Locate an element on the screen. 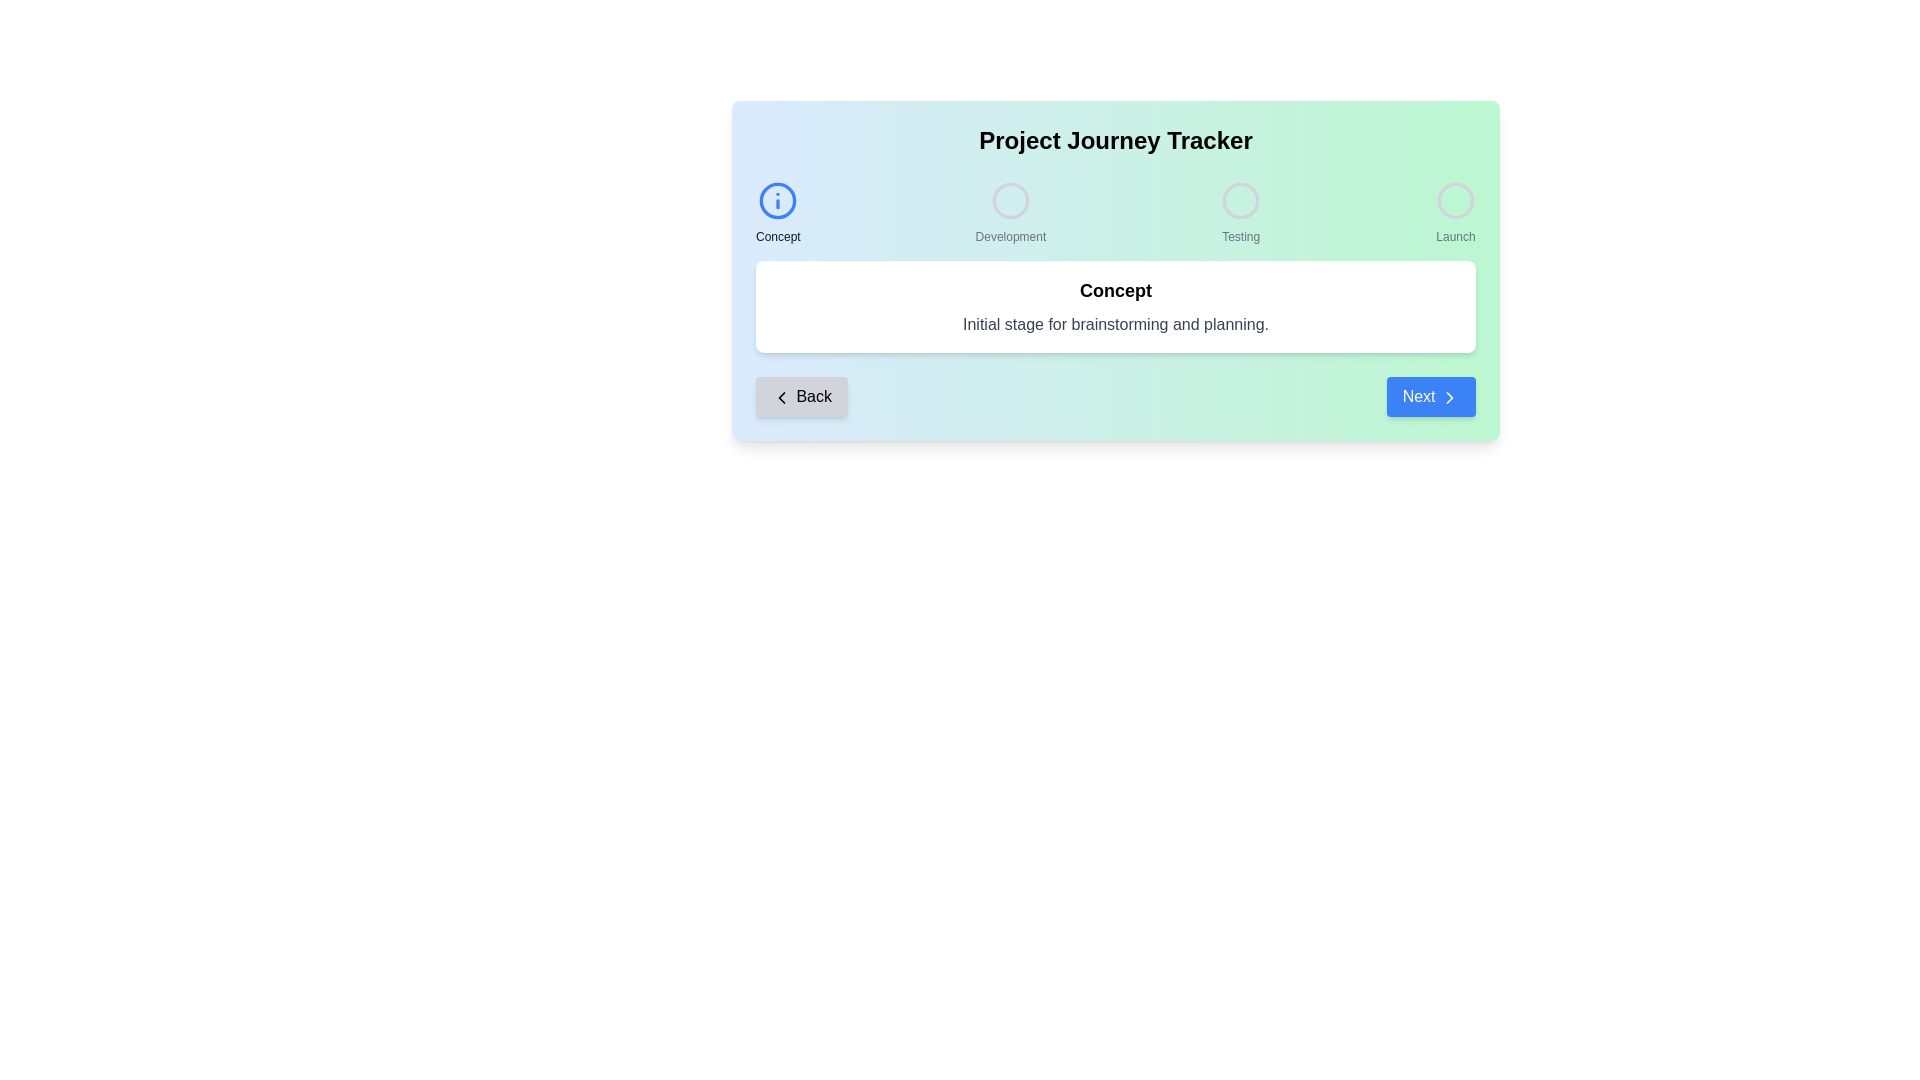 Image resolution: width=1920 pixels, height=1080 pixels. the chevron arrow icon located inside the blue 'Next' button at the bottom-right corner of the main card section, which indicates forward navigation is located at coordinates (1449, 397).